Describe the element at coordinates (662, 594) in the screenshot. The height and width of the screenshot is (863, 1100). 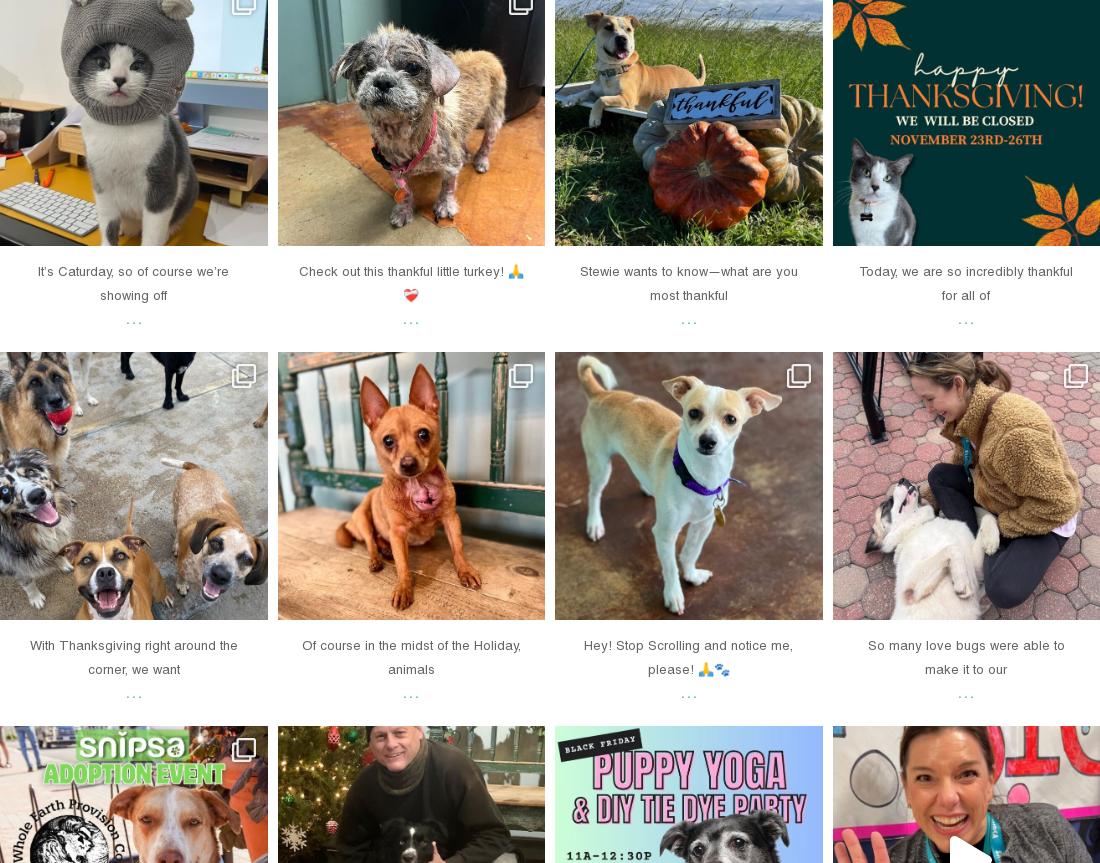
I see `'Nov 20'` at that location.